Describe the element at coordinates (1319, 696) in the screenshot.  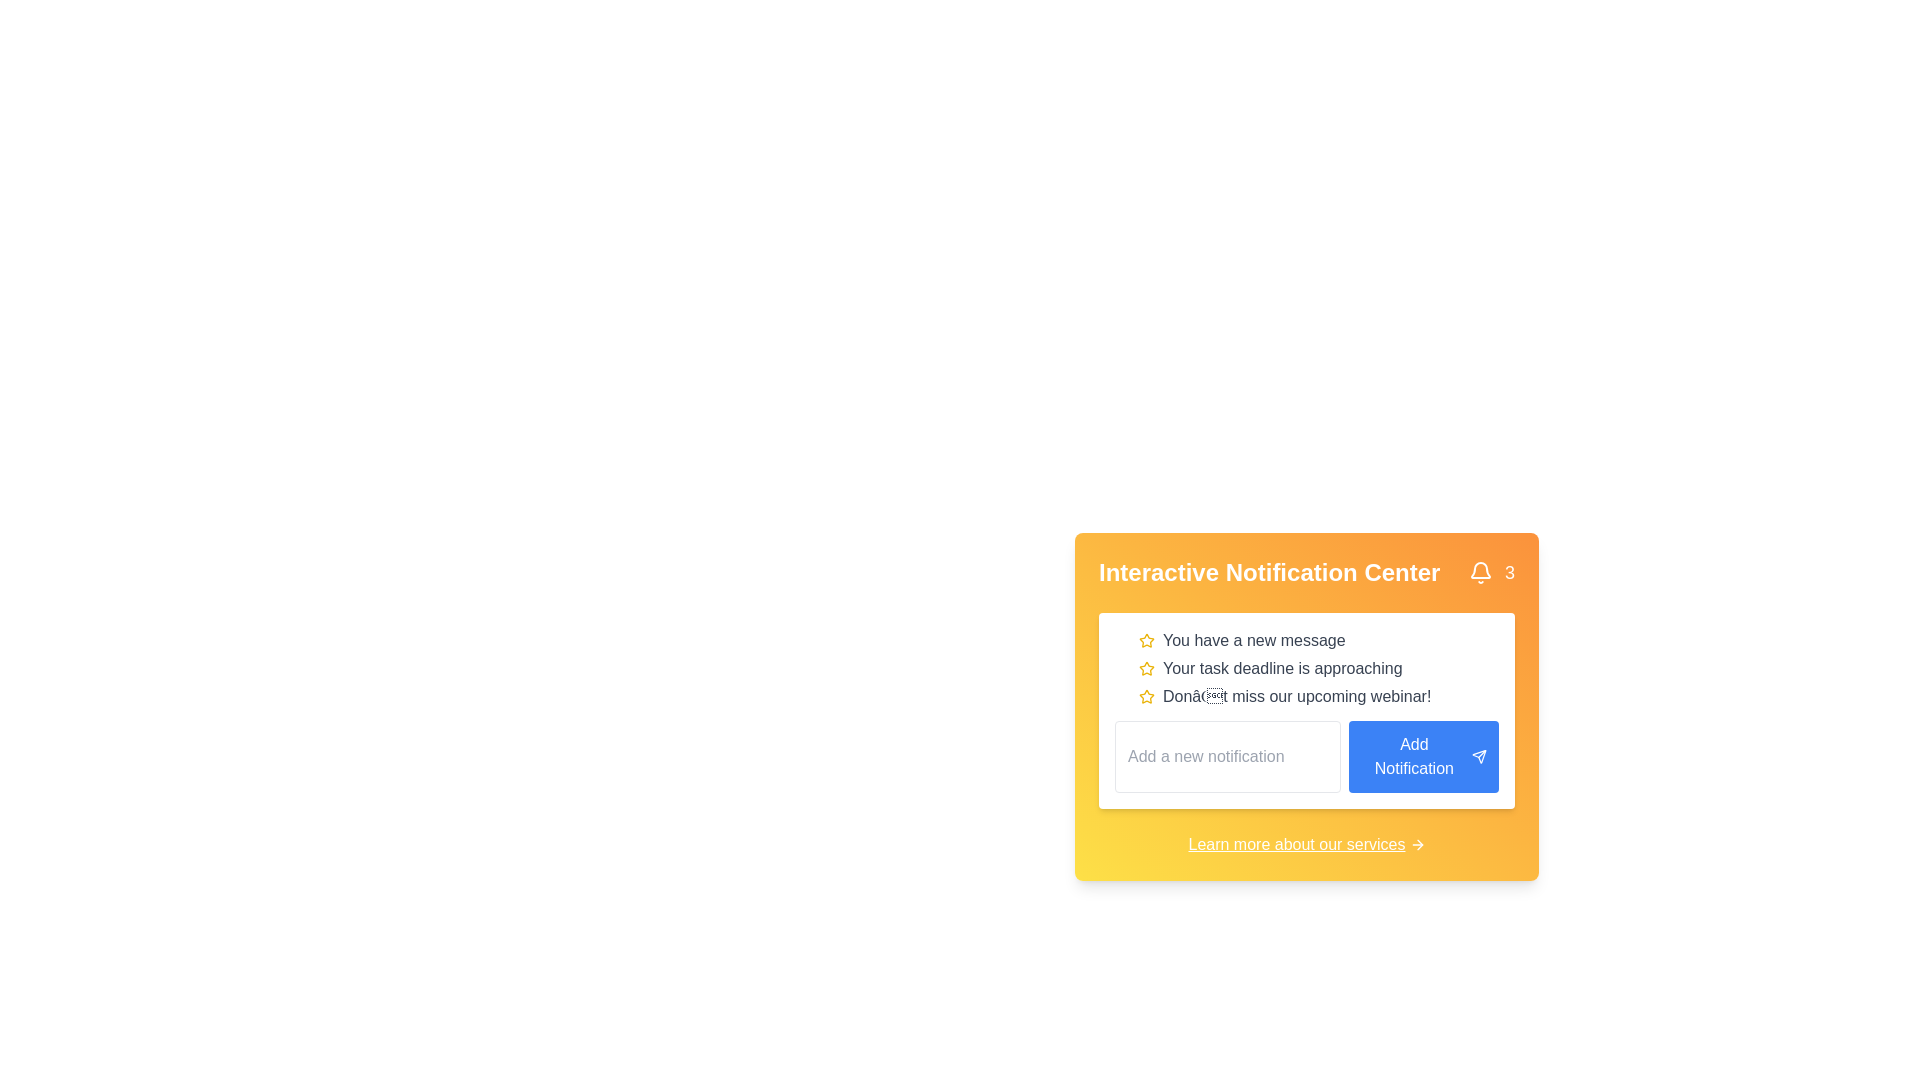
I see `the notification text 'Don't miss our upcoming webinar!' with the yellow star icon, which is the third item in the 'Interactive Notification Center' widget` at that location.